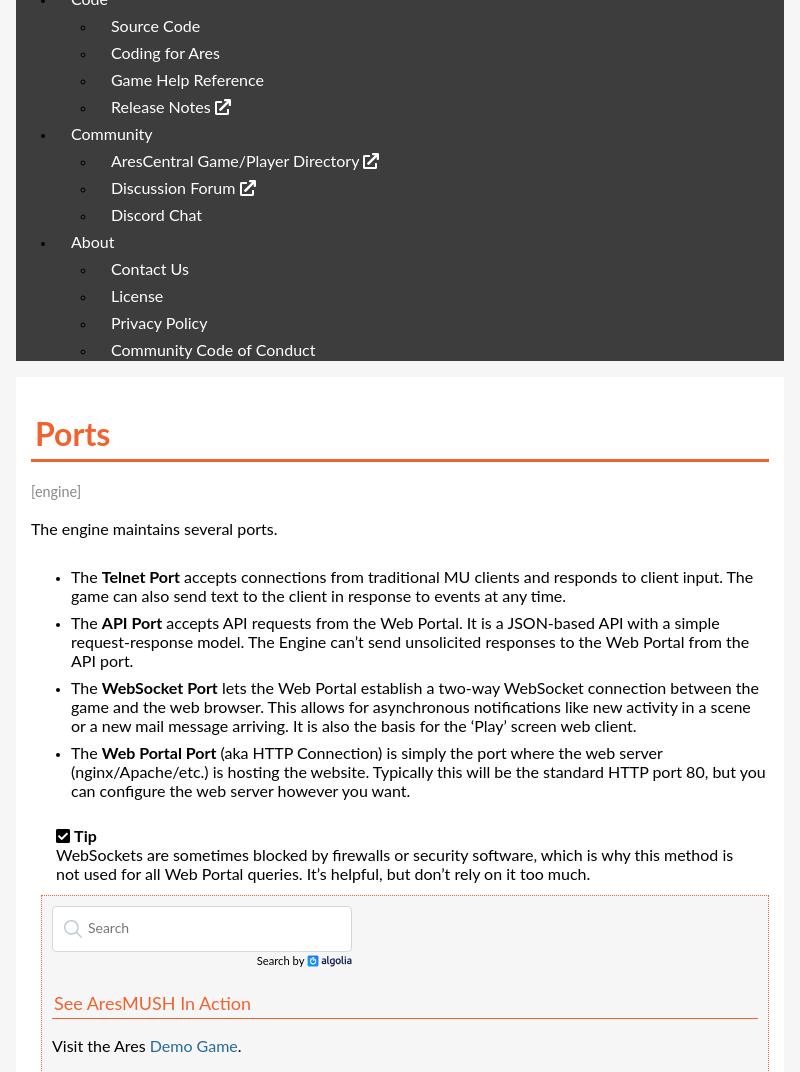 Image resolution: width=800 pixels, height=1072 pixels. What do you see at coordinates (130, 624) in the screenshot?
I see `'API Port'` at bounding box center [130, 624].